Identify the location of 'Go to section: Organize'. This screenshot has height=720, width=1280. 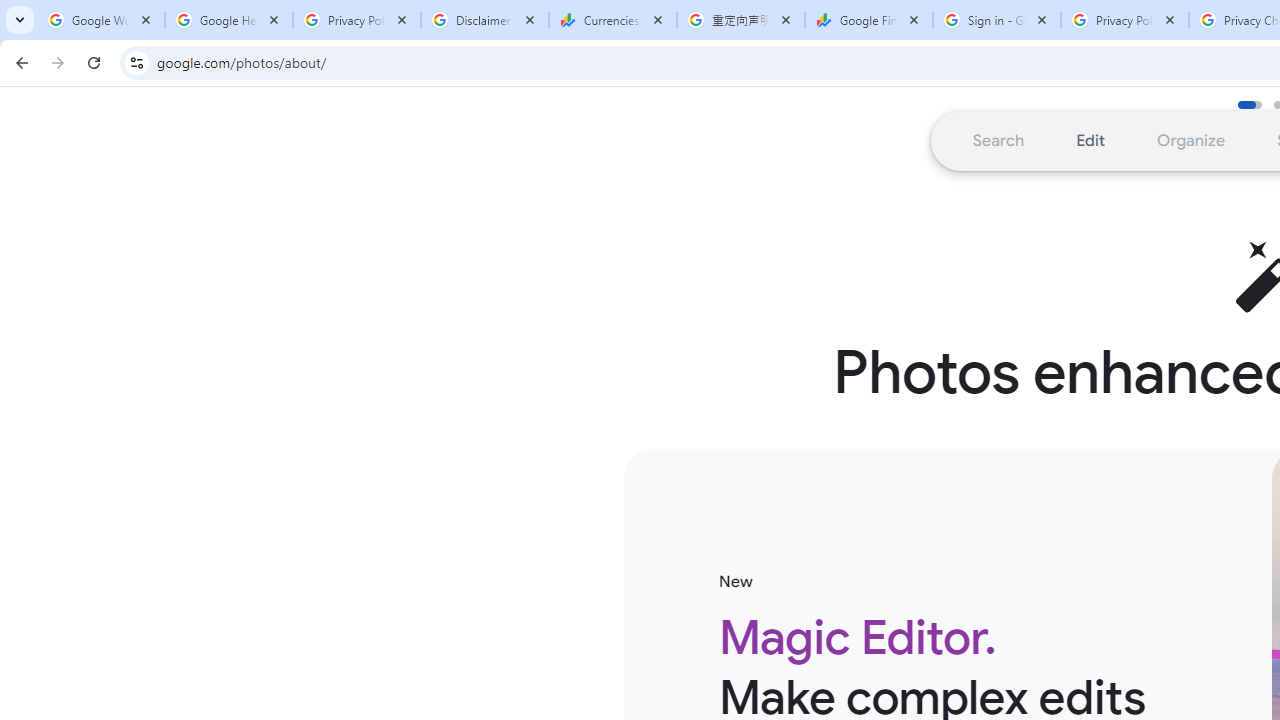
(1191, 139).